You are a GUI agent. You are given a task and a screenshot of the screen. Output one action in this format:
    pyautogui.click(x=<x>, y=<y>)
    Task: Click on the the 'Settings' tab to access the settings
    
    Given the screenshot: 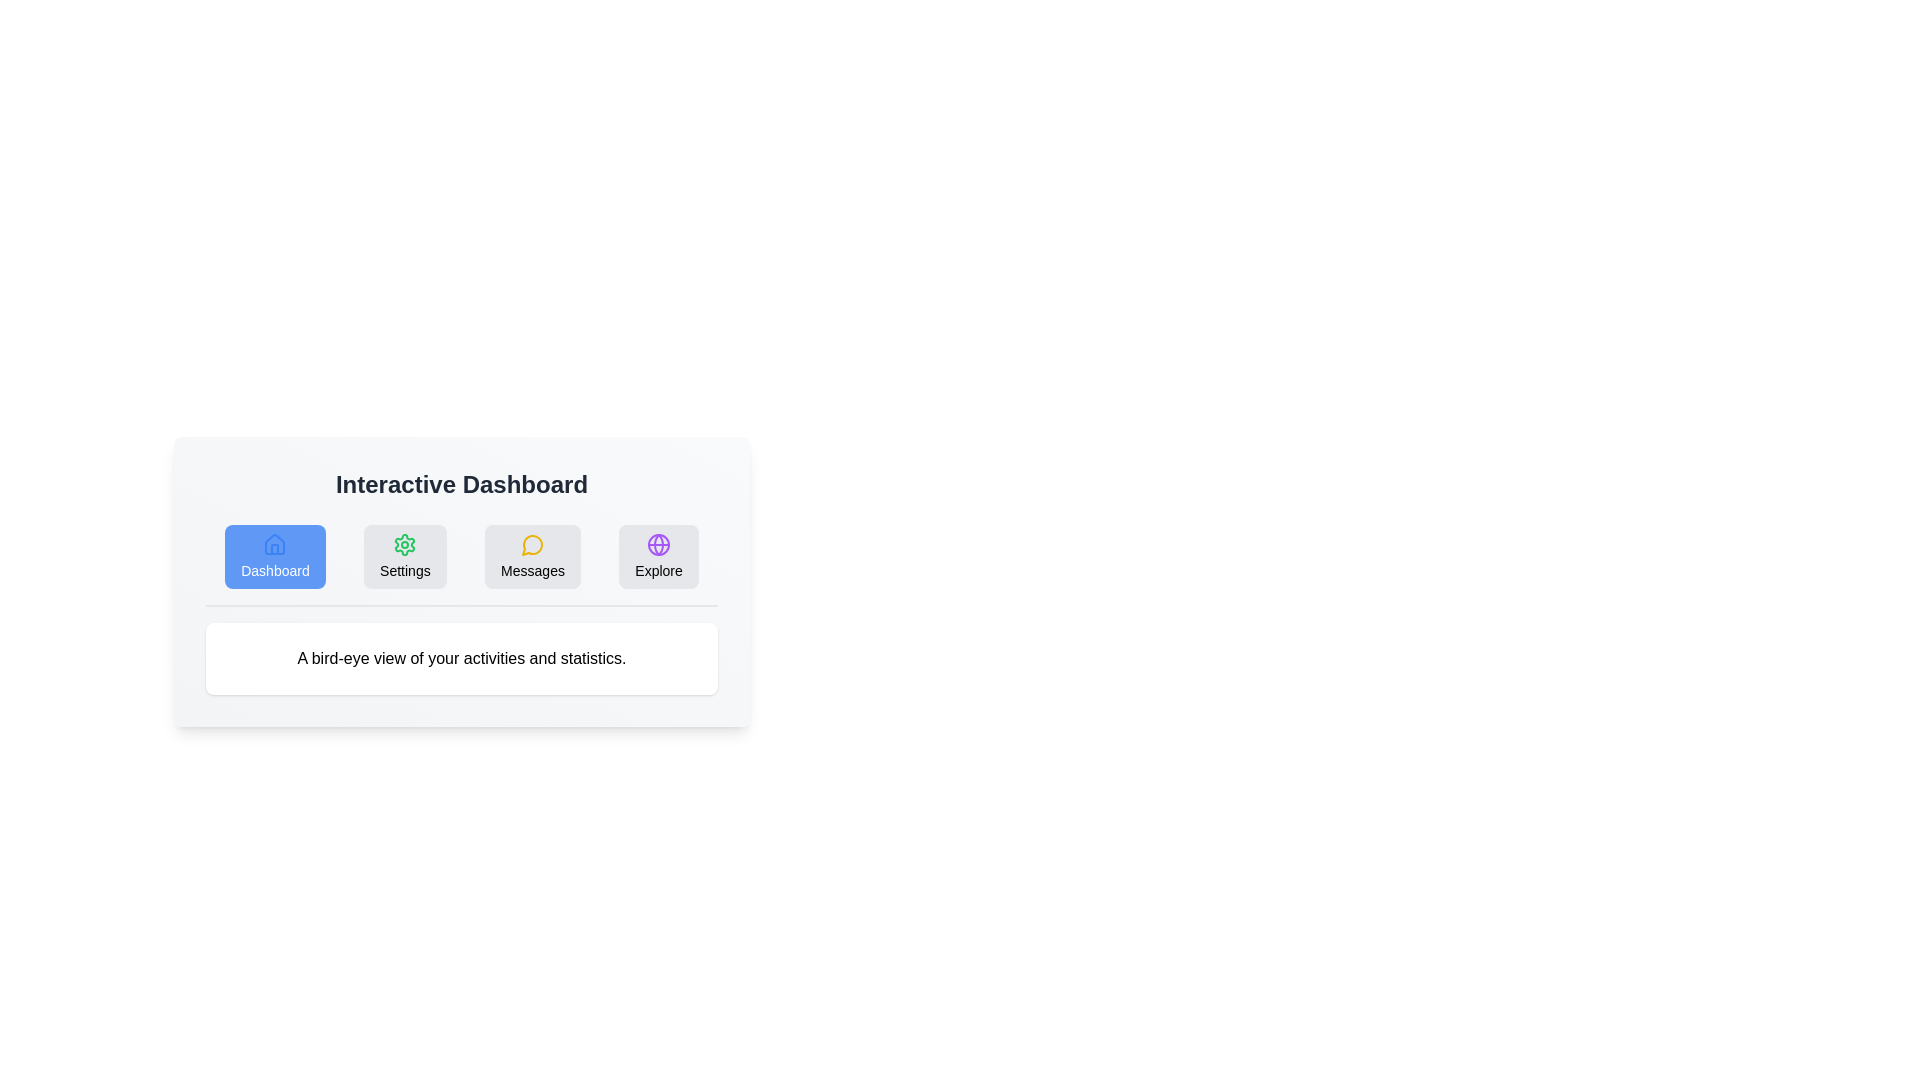 What is the action you would take?
    pyautogui.click(x=404, y=556)
    